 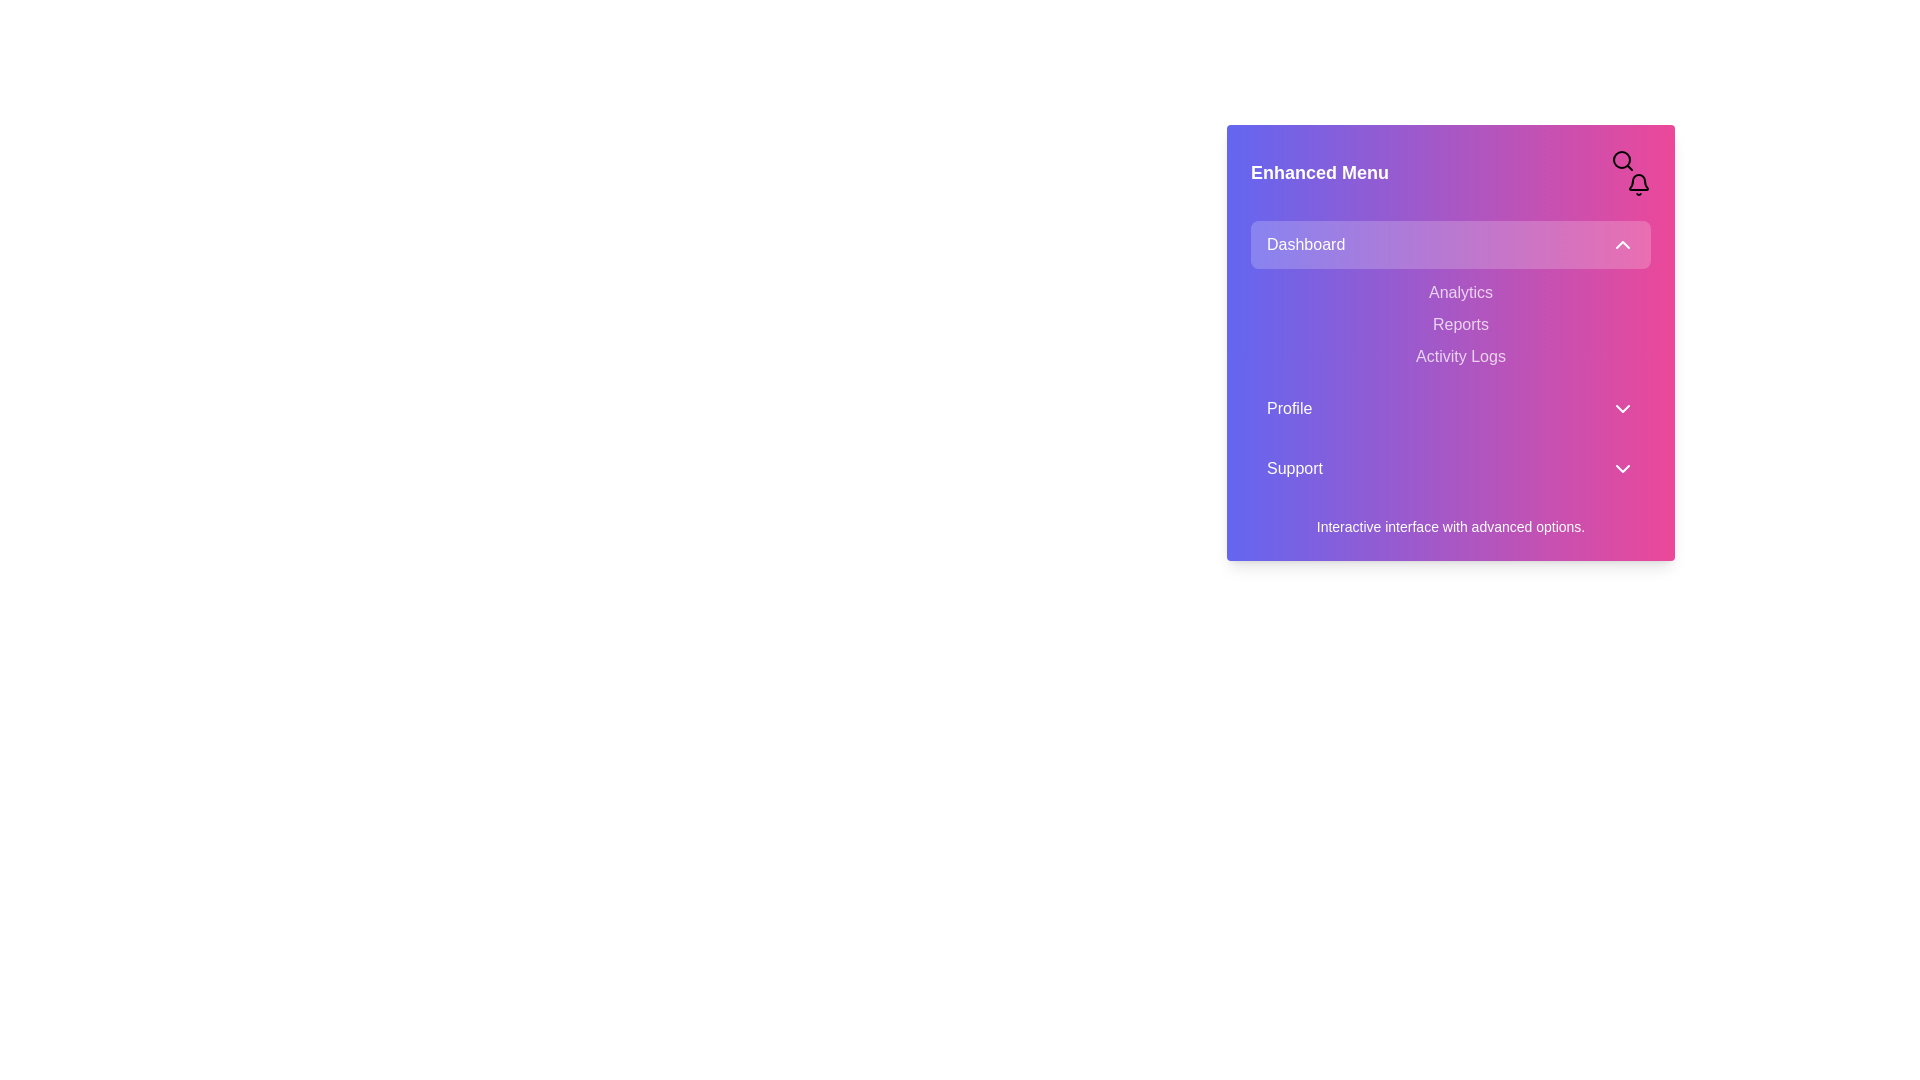 What do you see at coordinates (1460, 293) in the screenshot?
I see `the 'Analytics' text label, which is styled in white with a slightly transparent effect and is the topmost item in a vertical menu list under the 'Dashboard' header` at bounding box center [1460, 293].